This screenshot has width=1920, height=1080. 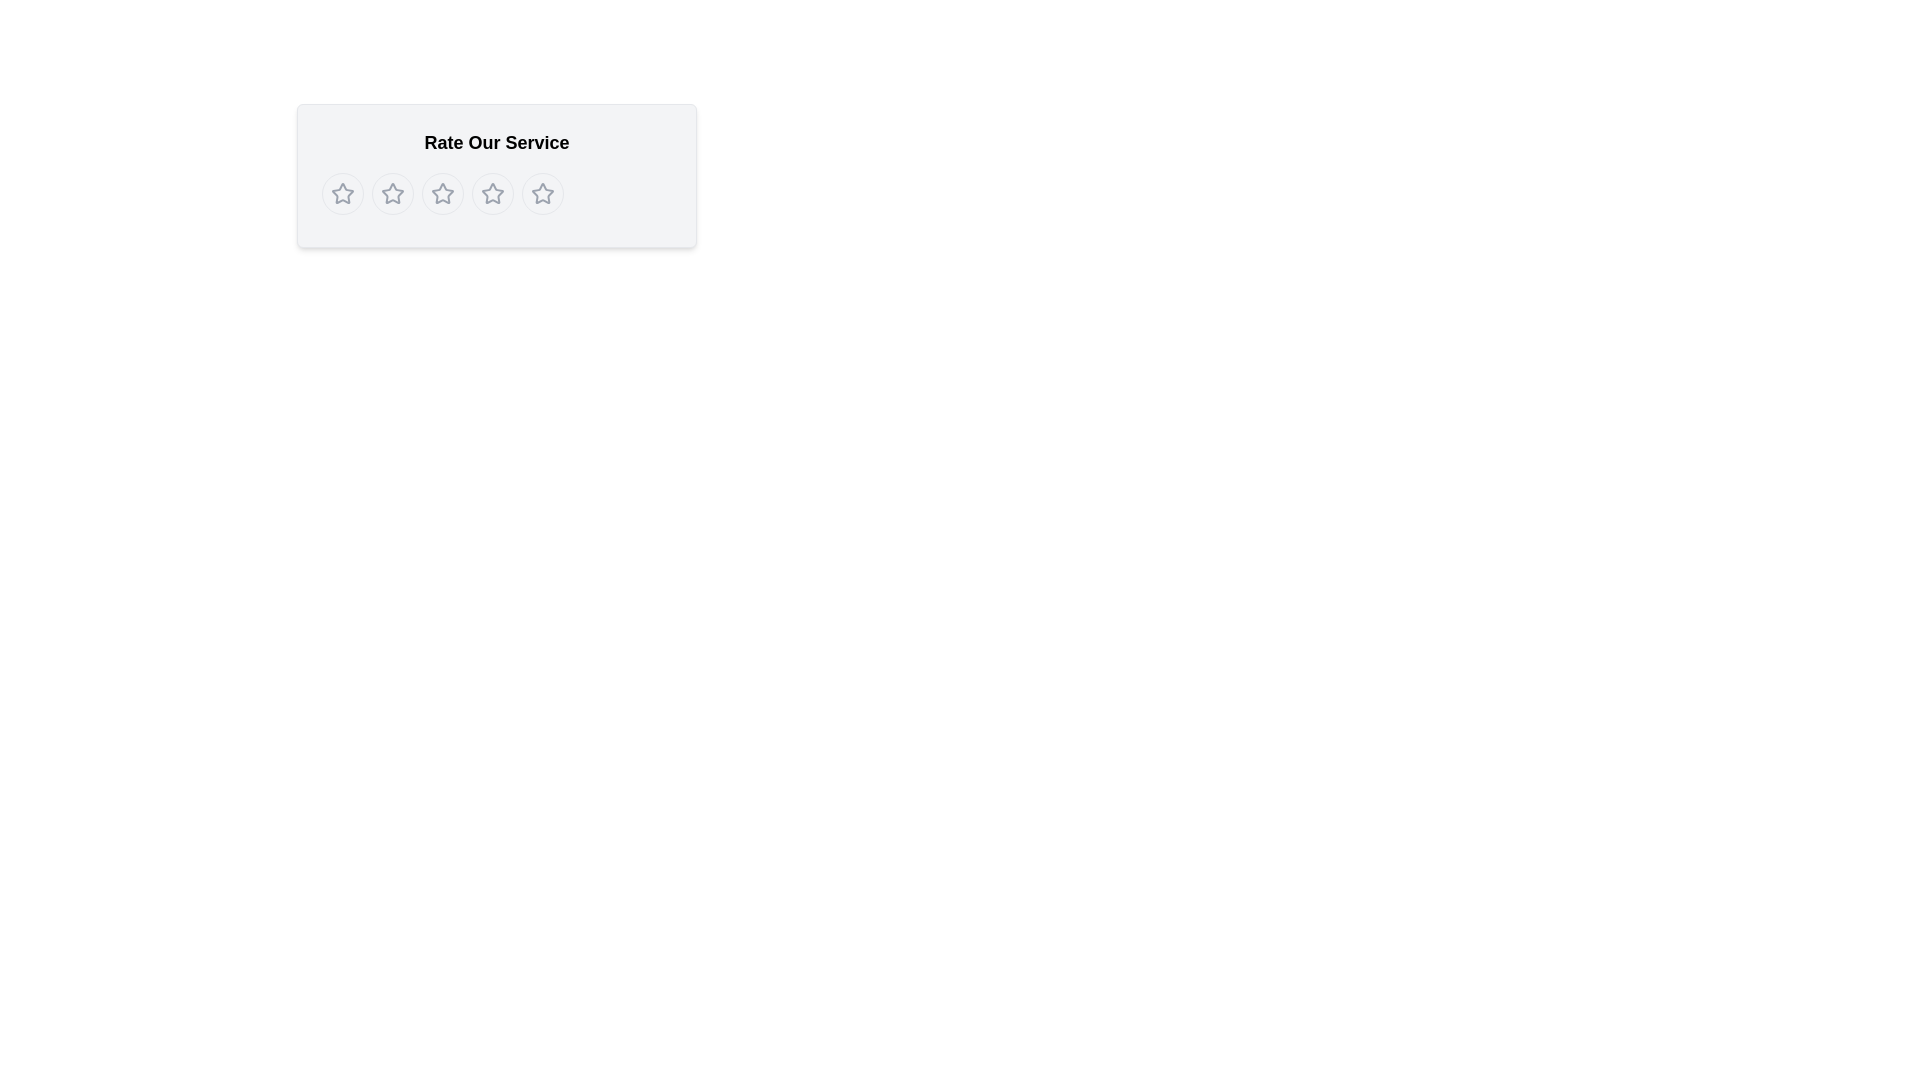 What do you see at coordinates (392, 192) in the screenshot?
I see `the second star icon in the 5-star rating system` at bounding box center [392, 192].